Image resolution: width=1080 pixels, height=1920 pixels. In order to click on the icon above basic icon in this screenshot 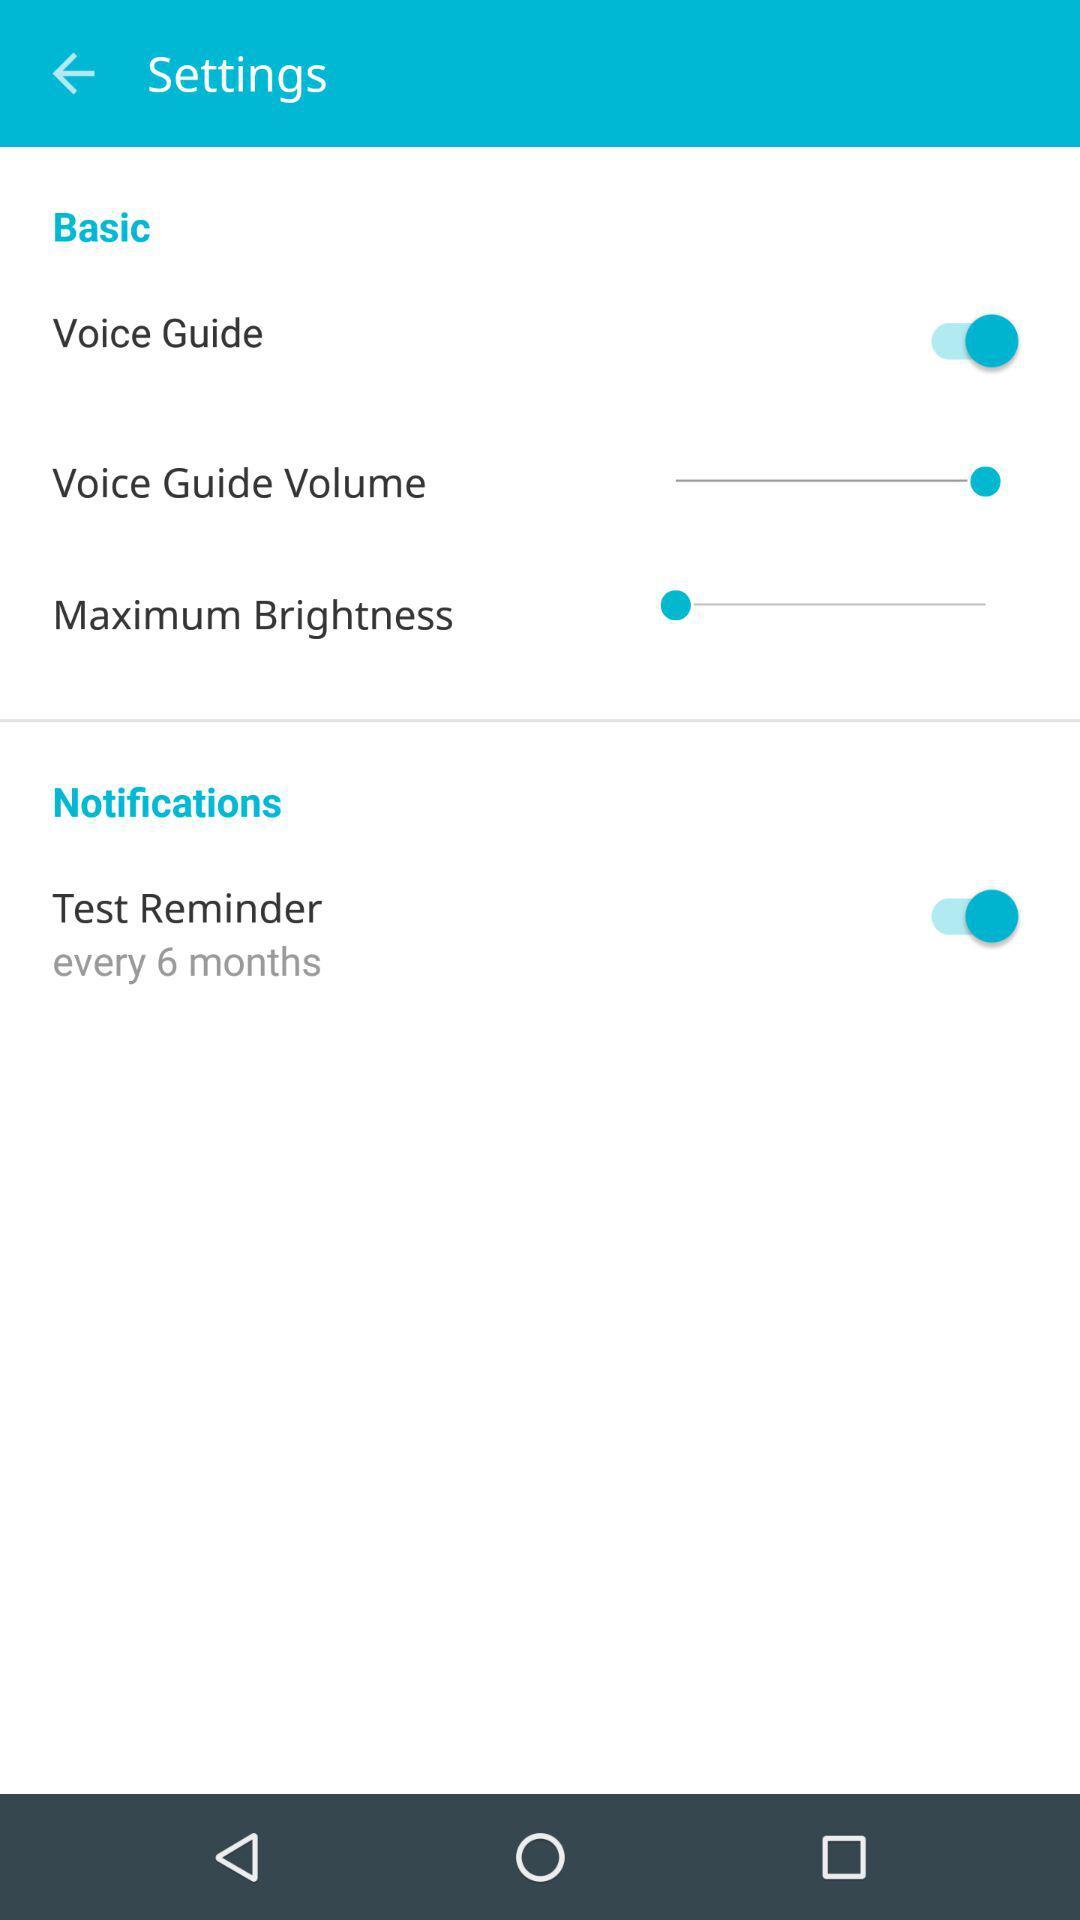, I will do `click(72, 73)`.